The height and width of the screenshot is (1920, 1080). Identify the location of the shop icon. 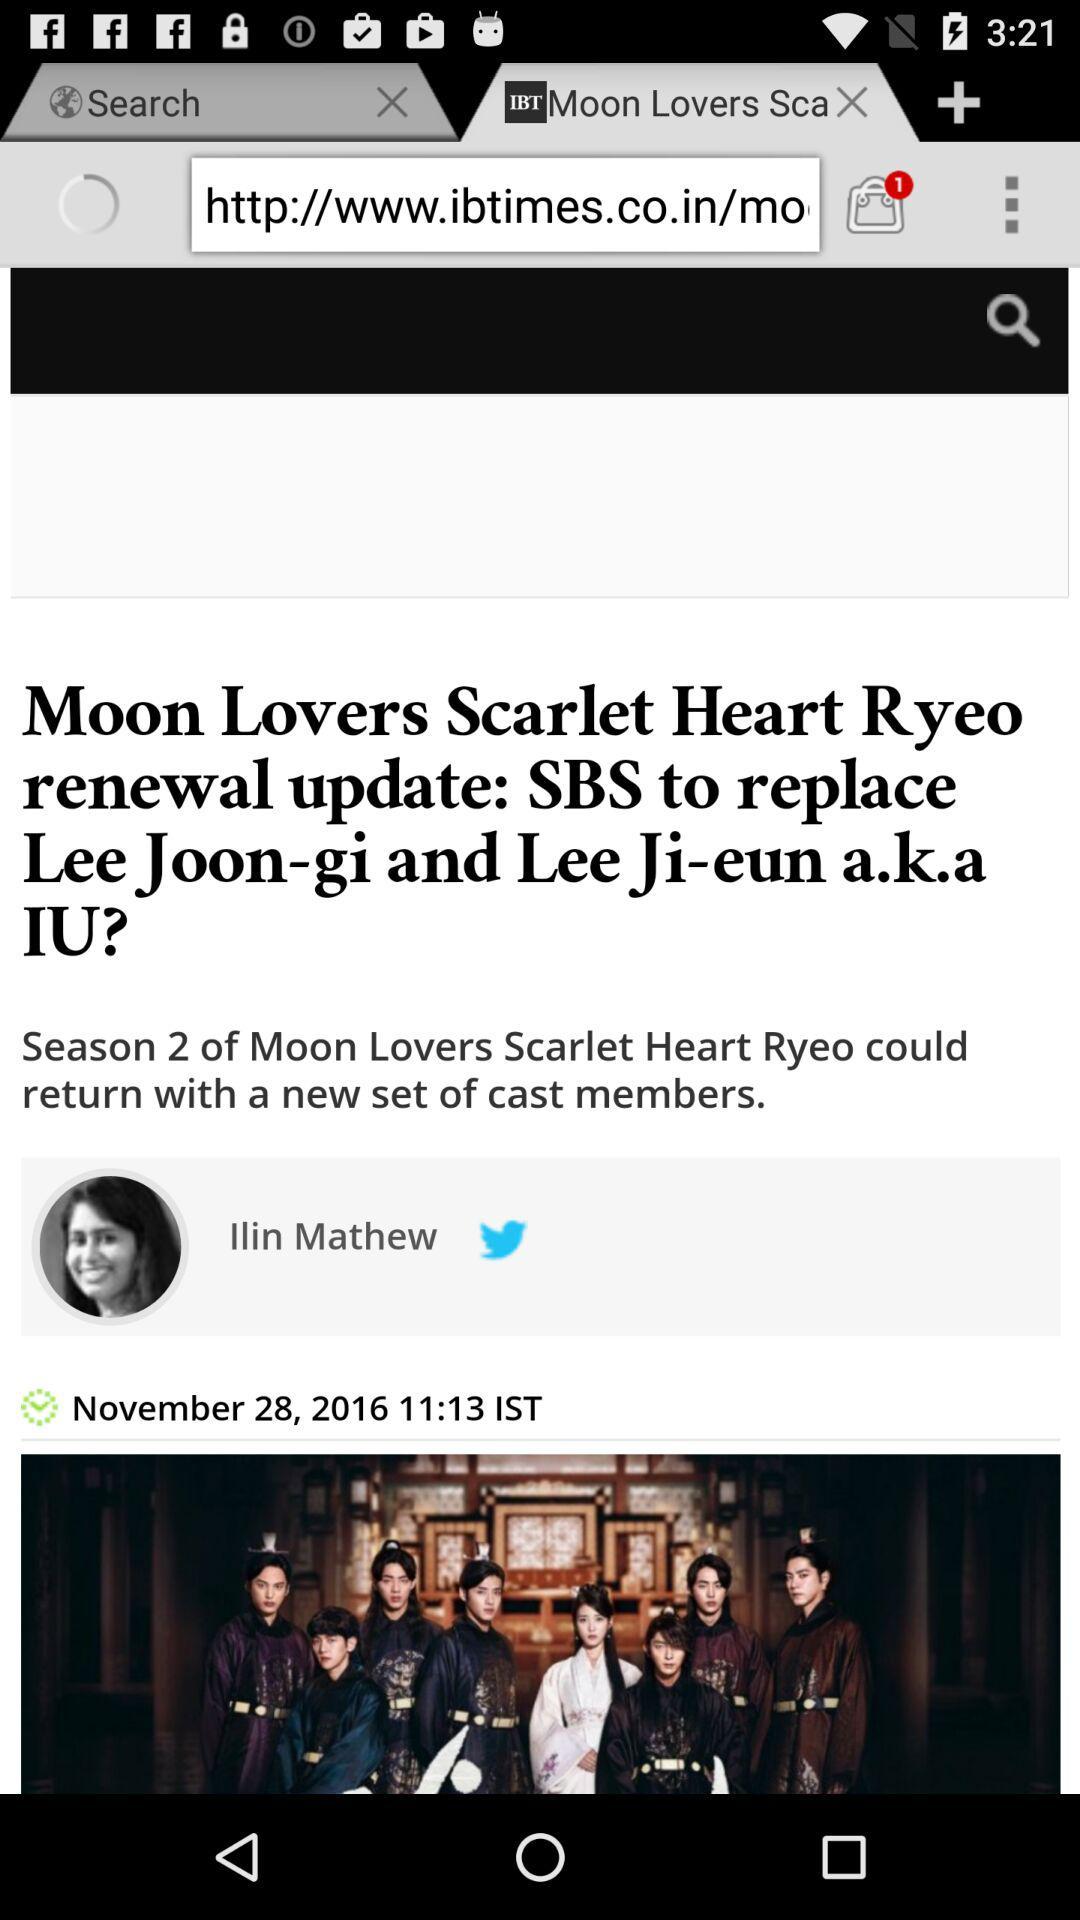
(874, 219).